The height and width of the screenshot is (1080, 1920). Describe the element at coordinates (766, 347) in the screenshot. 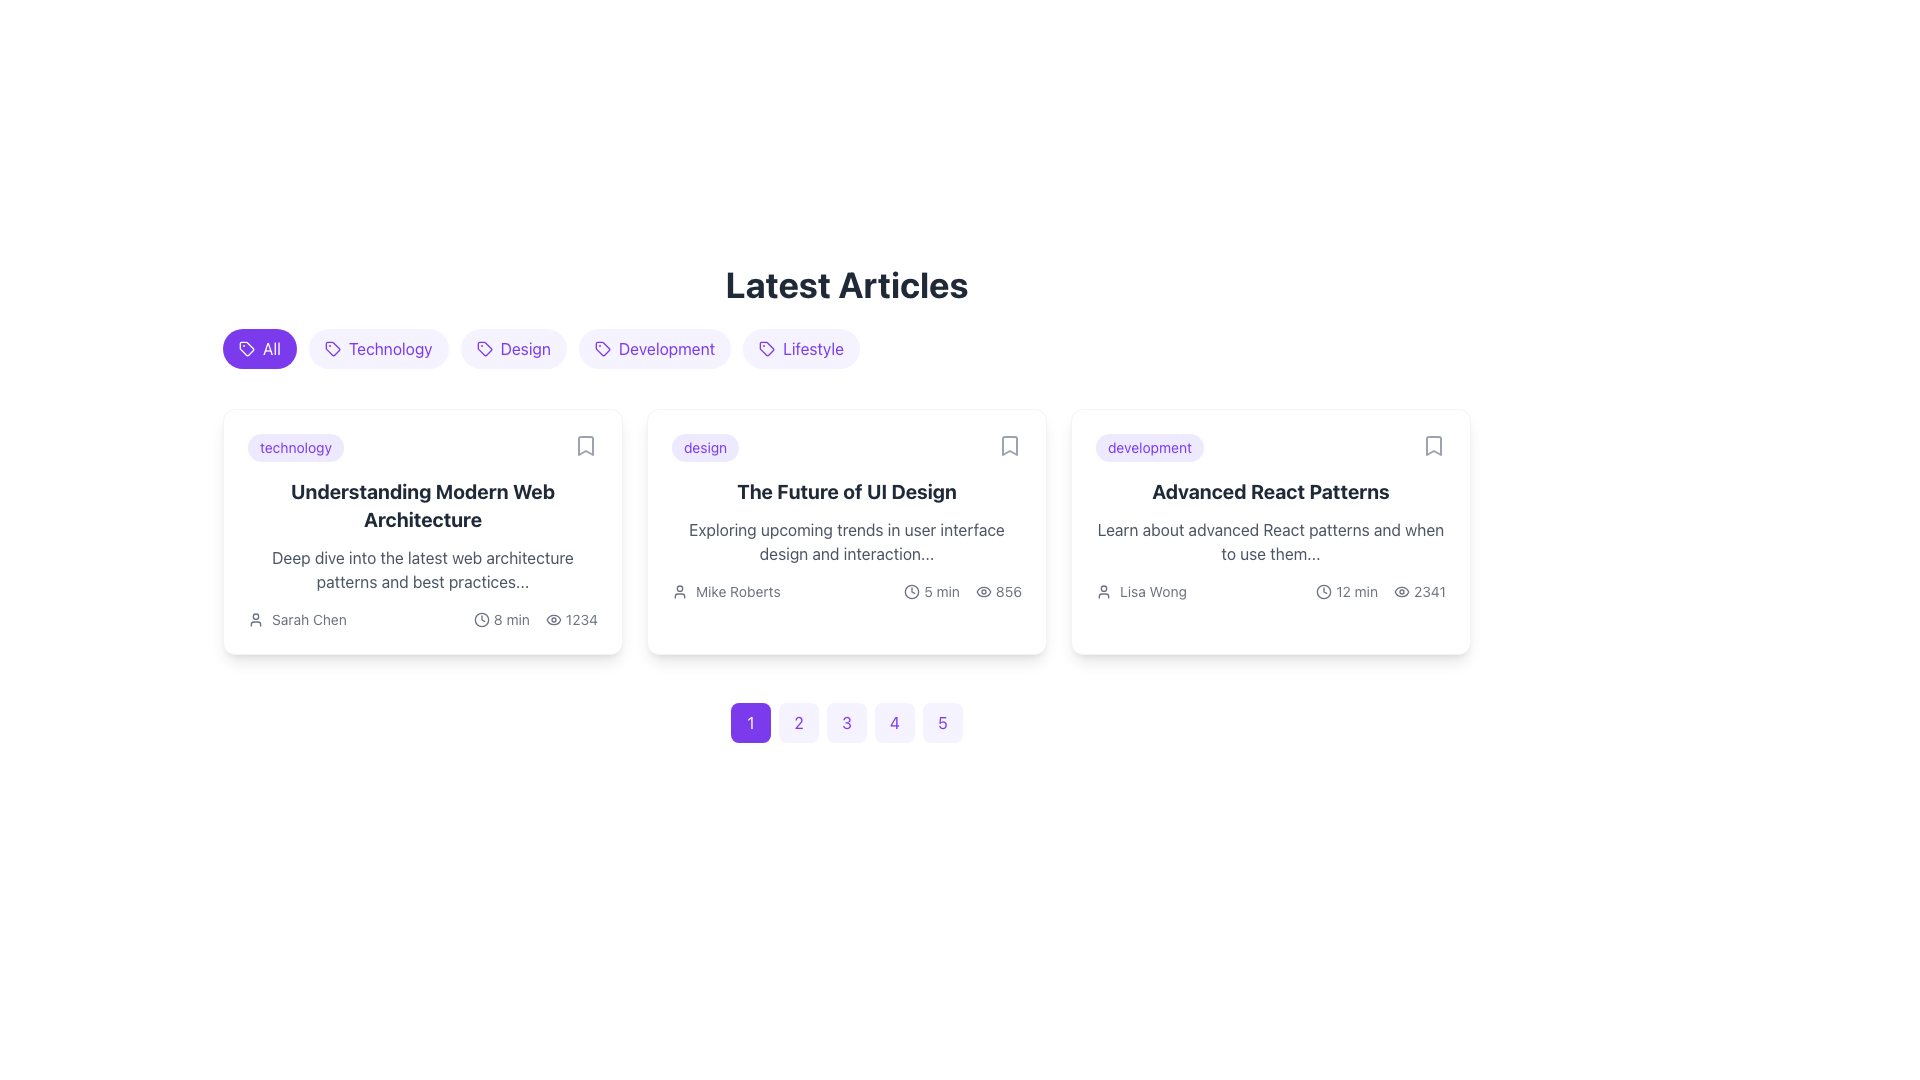

I see `the small, minimalist tag-like icon with a purple outline located to the left of the 'lifestyle' label in the category tags menu under 'Latest Articles'` at that location.